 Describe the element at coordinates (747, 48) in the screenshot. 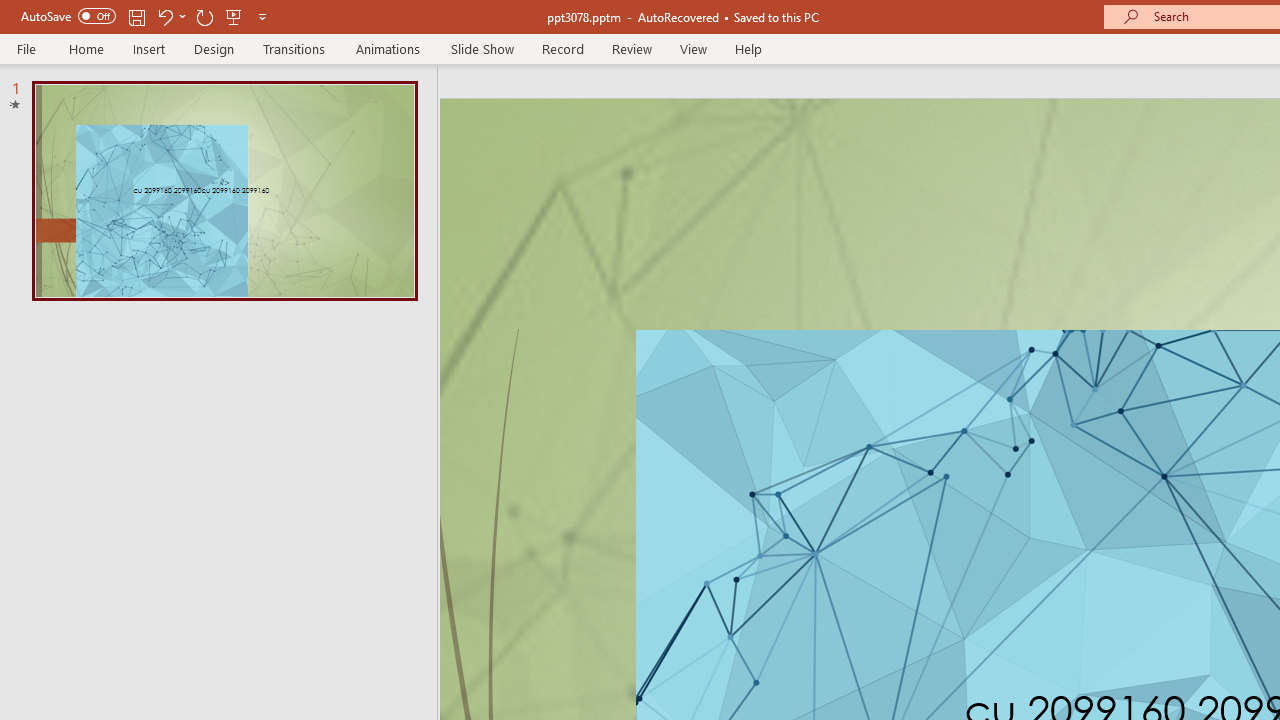

I see `'Help'` at that location.